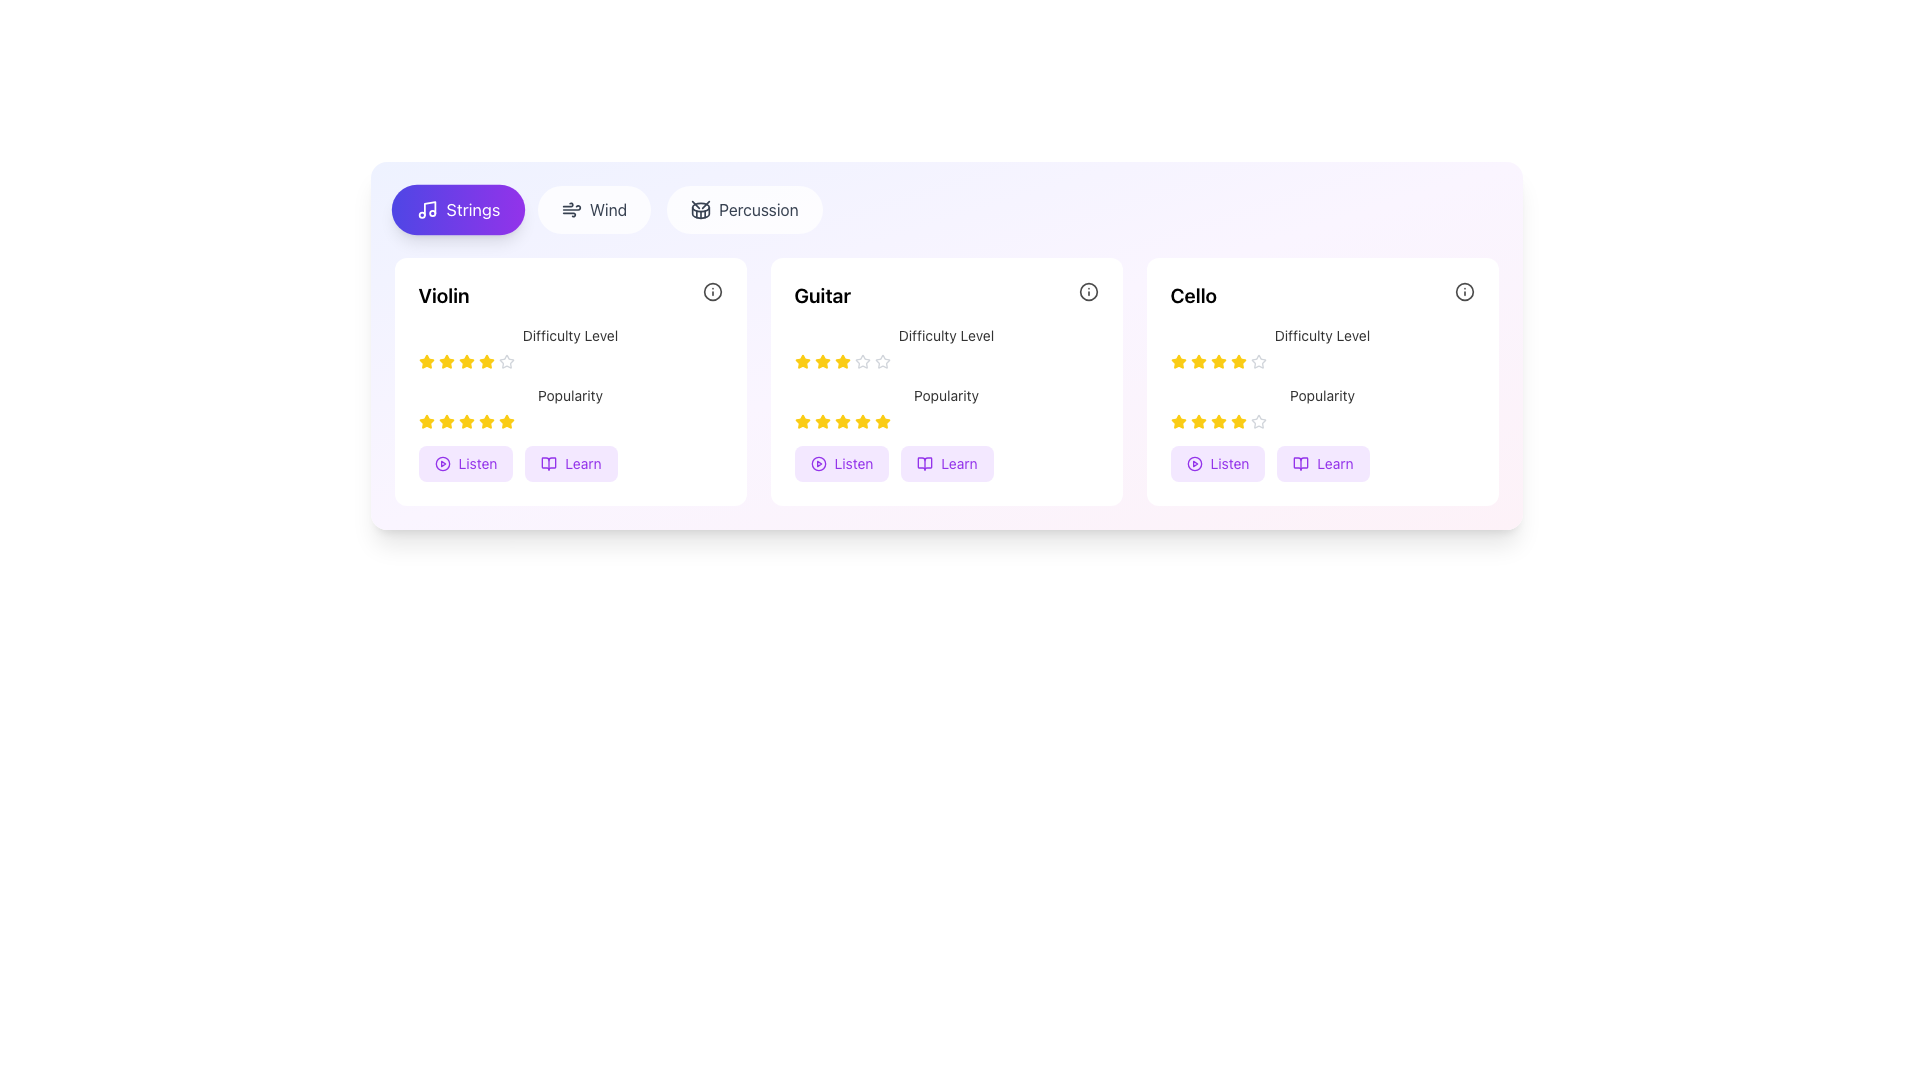 This screenshot has height=1080, width=1920. What do you see at coordinates (712, 292) in the screenshot?
I see `the informational icon styled as an information emoji located in the top-right corner of the 'Violin' block` at bounding box center [712, 292].